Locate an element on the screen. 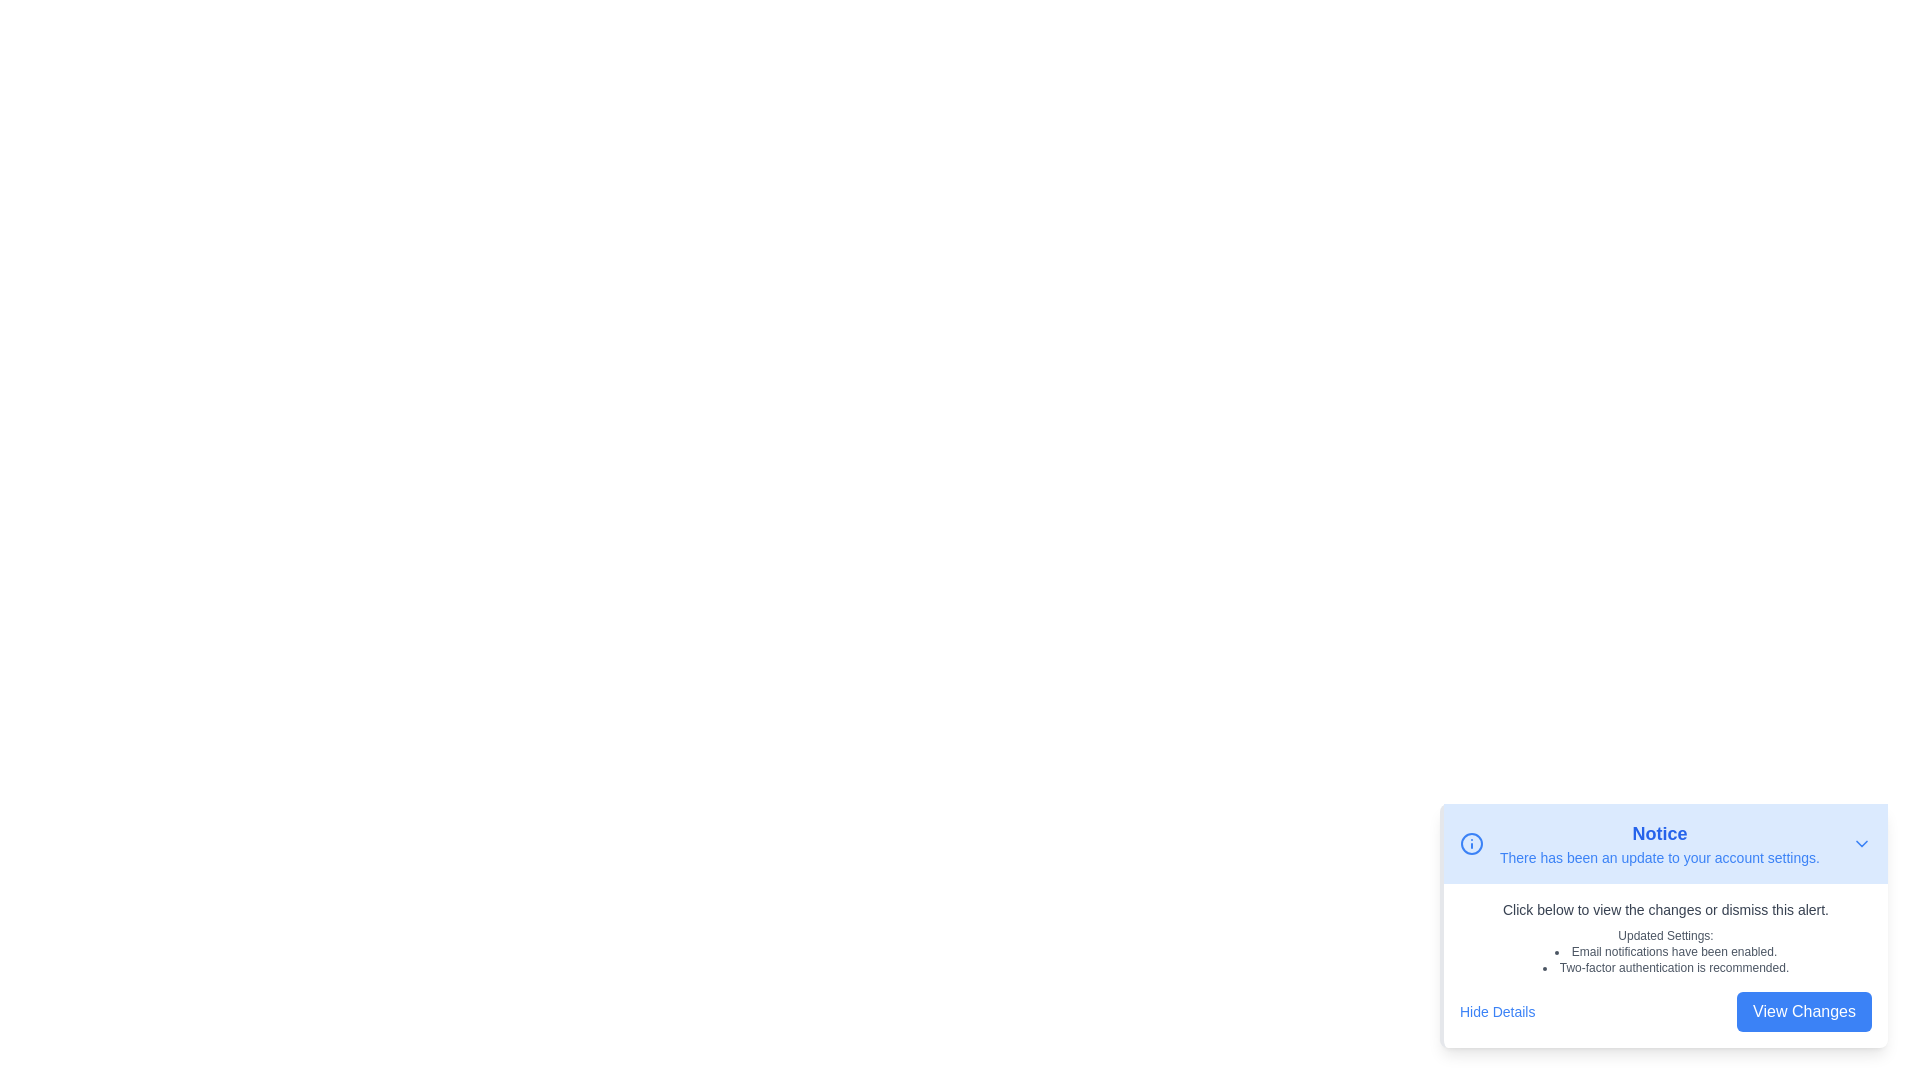  the Text block in the bullet list format located under the heading 'Updated Settings:' in the dialog box, which informs users about changes or suggestions regarding their account settings is located at coordinates (1665, 959).